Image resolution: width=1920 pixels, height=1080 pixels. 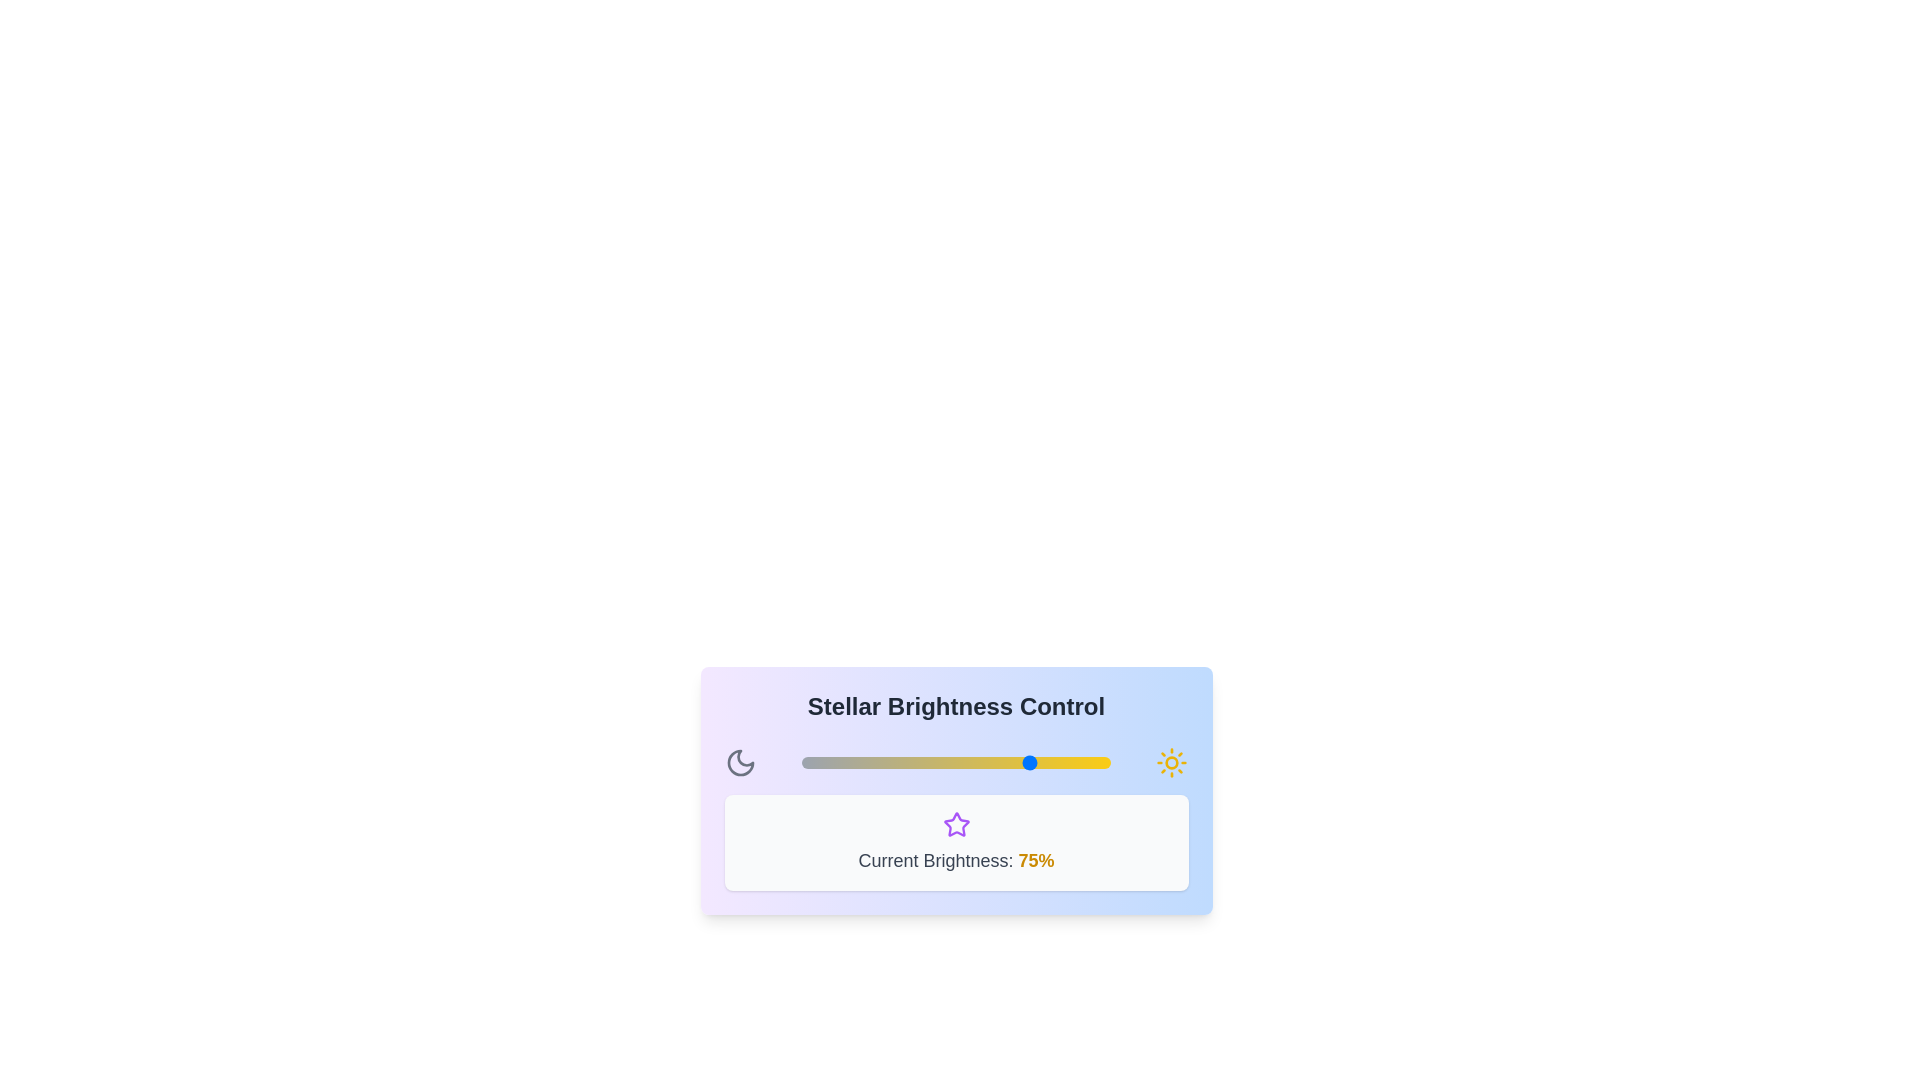 I want to click on the slider to set the brightness to 76%, so click(x=1036, y=763).